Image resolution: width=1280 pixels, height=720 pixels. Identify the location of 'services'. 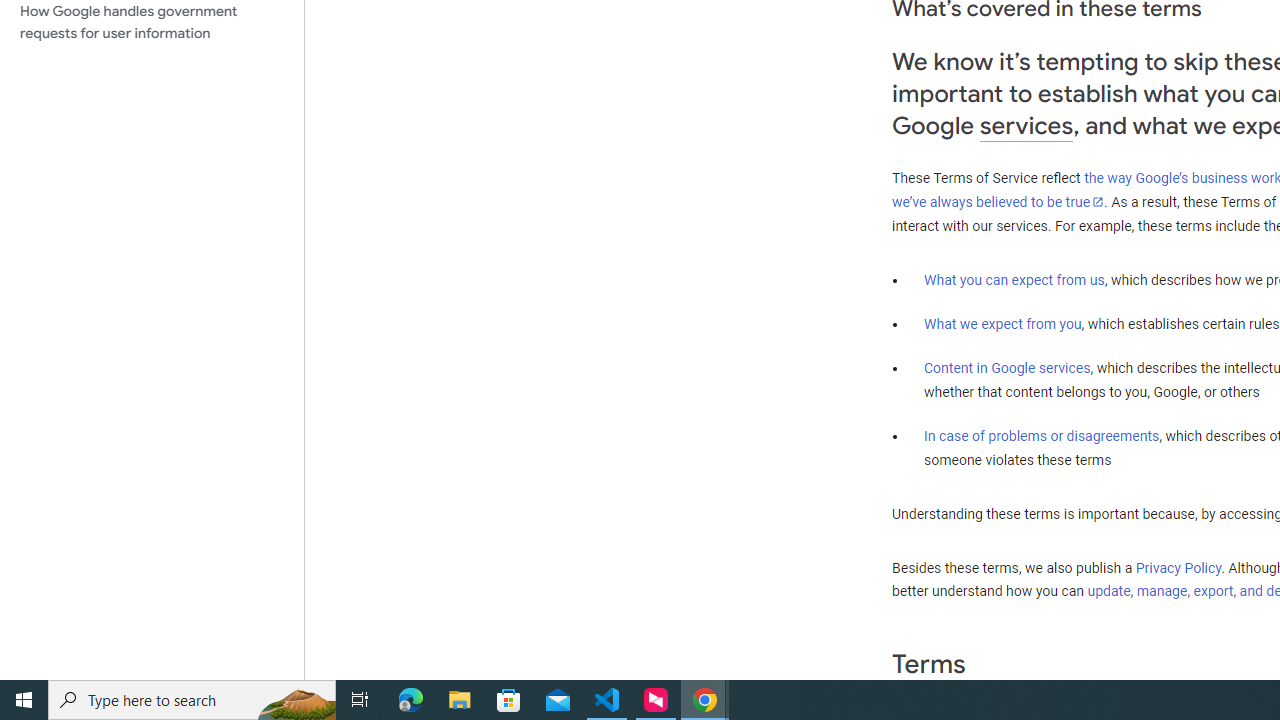
(1026, 125).